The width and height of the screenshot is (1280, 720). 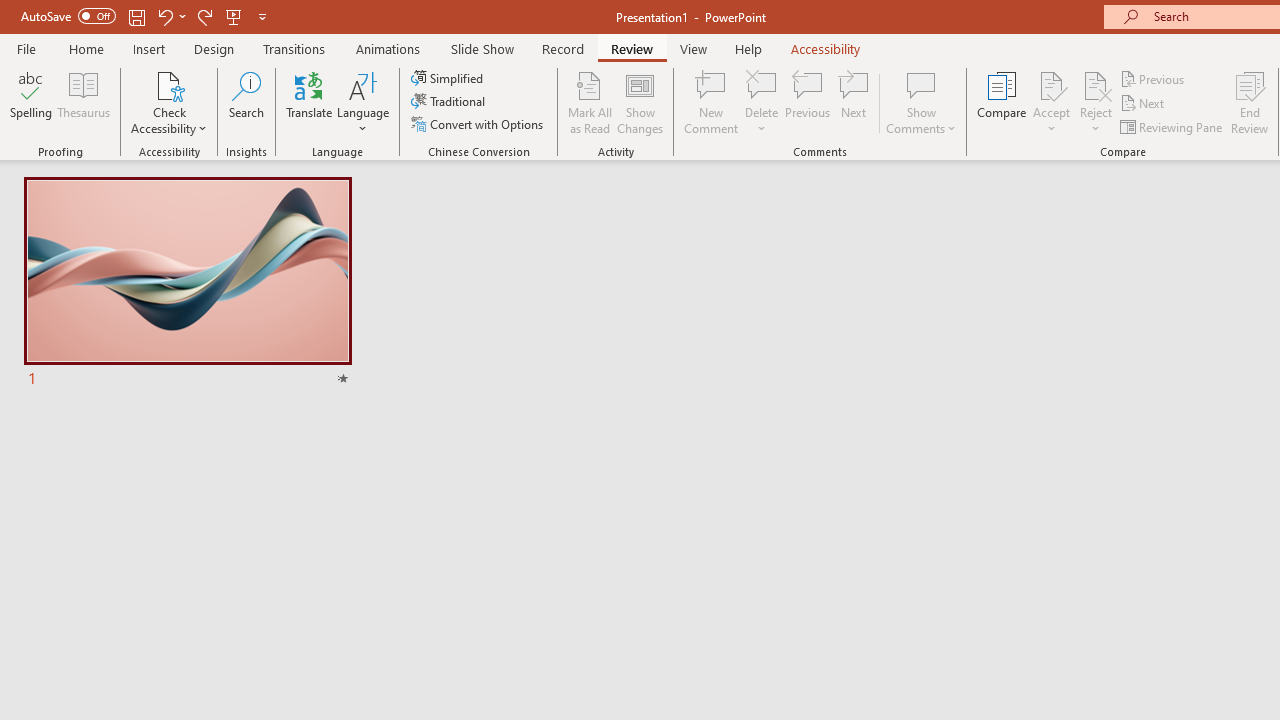 I want to click on 'Show Changes', so click(x=640, y=103).